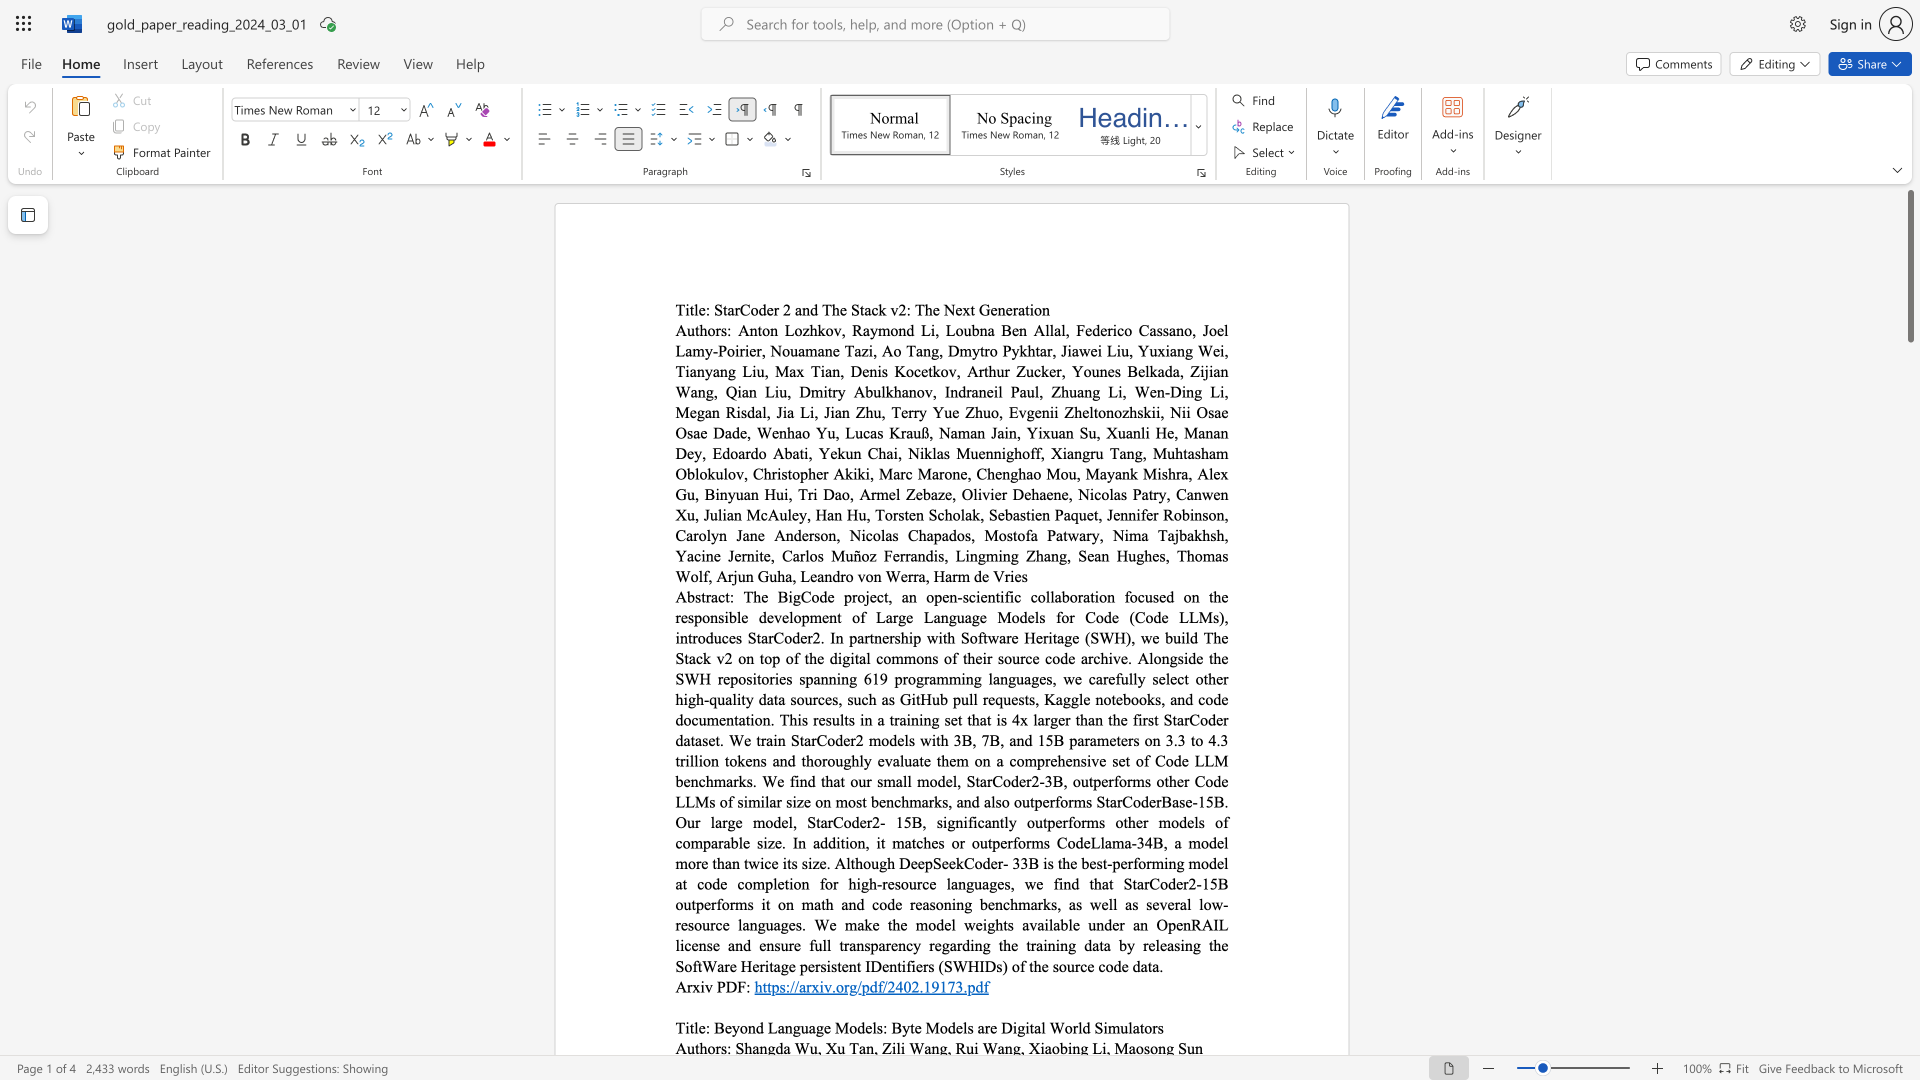  Describe the element at coordinates (1909, 659) in the screenshot. I see `the scrollbar to move the content lower` at that location.